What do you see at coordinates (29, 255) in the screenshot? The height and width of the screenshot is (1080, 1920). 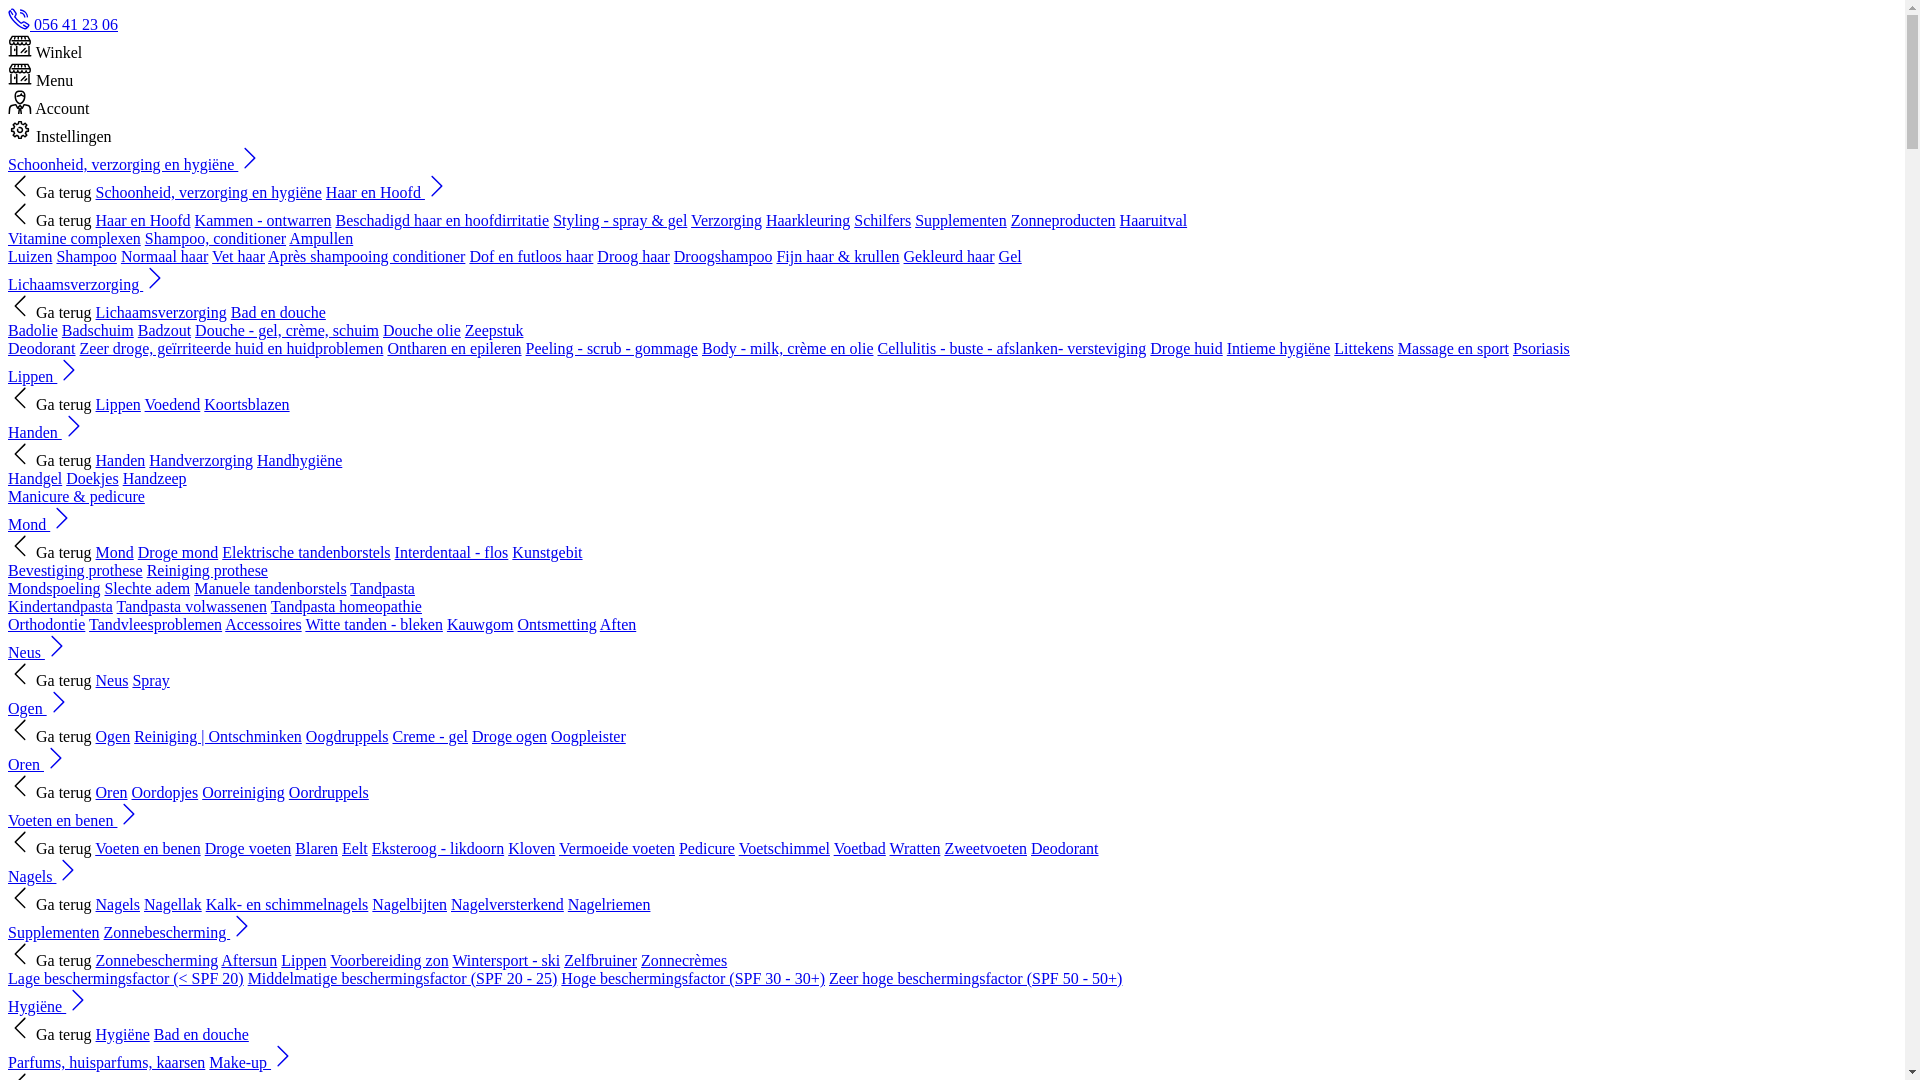 I see `'Luizen'` at bounding box center [29, 255].